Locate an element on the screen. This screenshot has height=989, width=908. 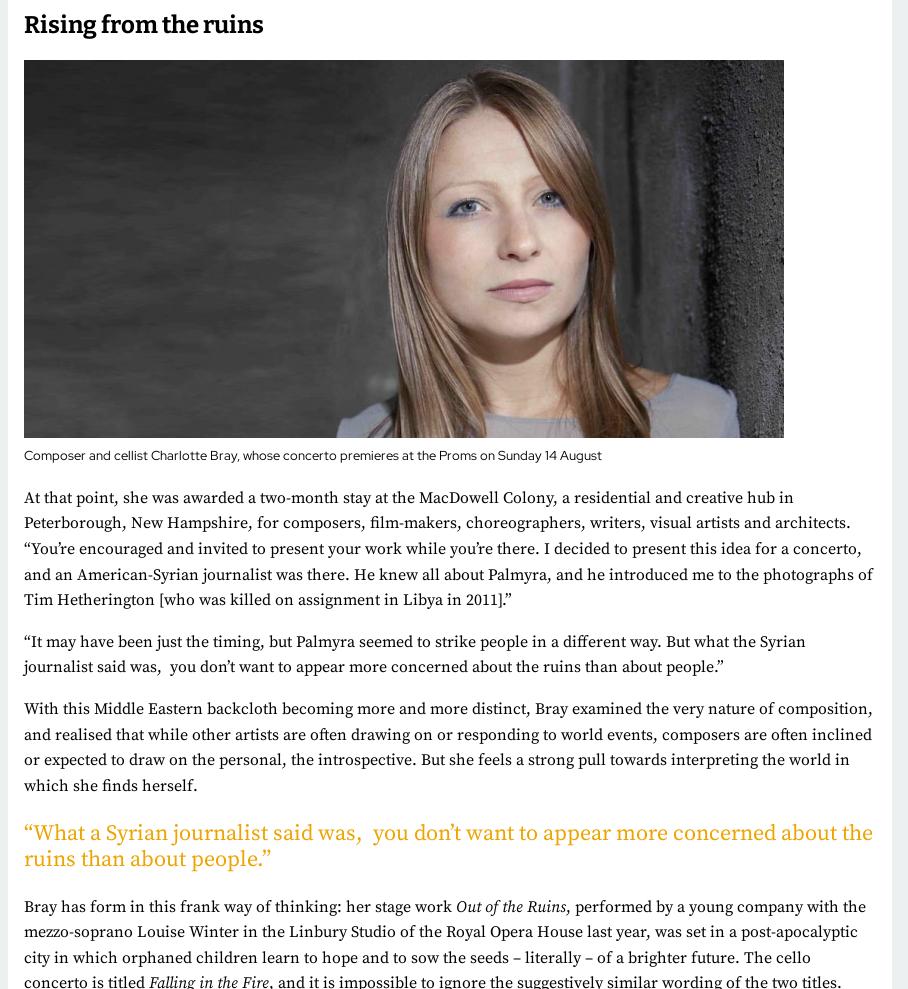
'Bray has form in this frank way of thinking: her stage work' is located at coordinates (238, 905).